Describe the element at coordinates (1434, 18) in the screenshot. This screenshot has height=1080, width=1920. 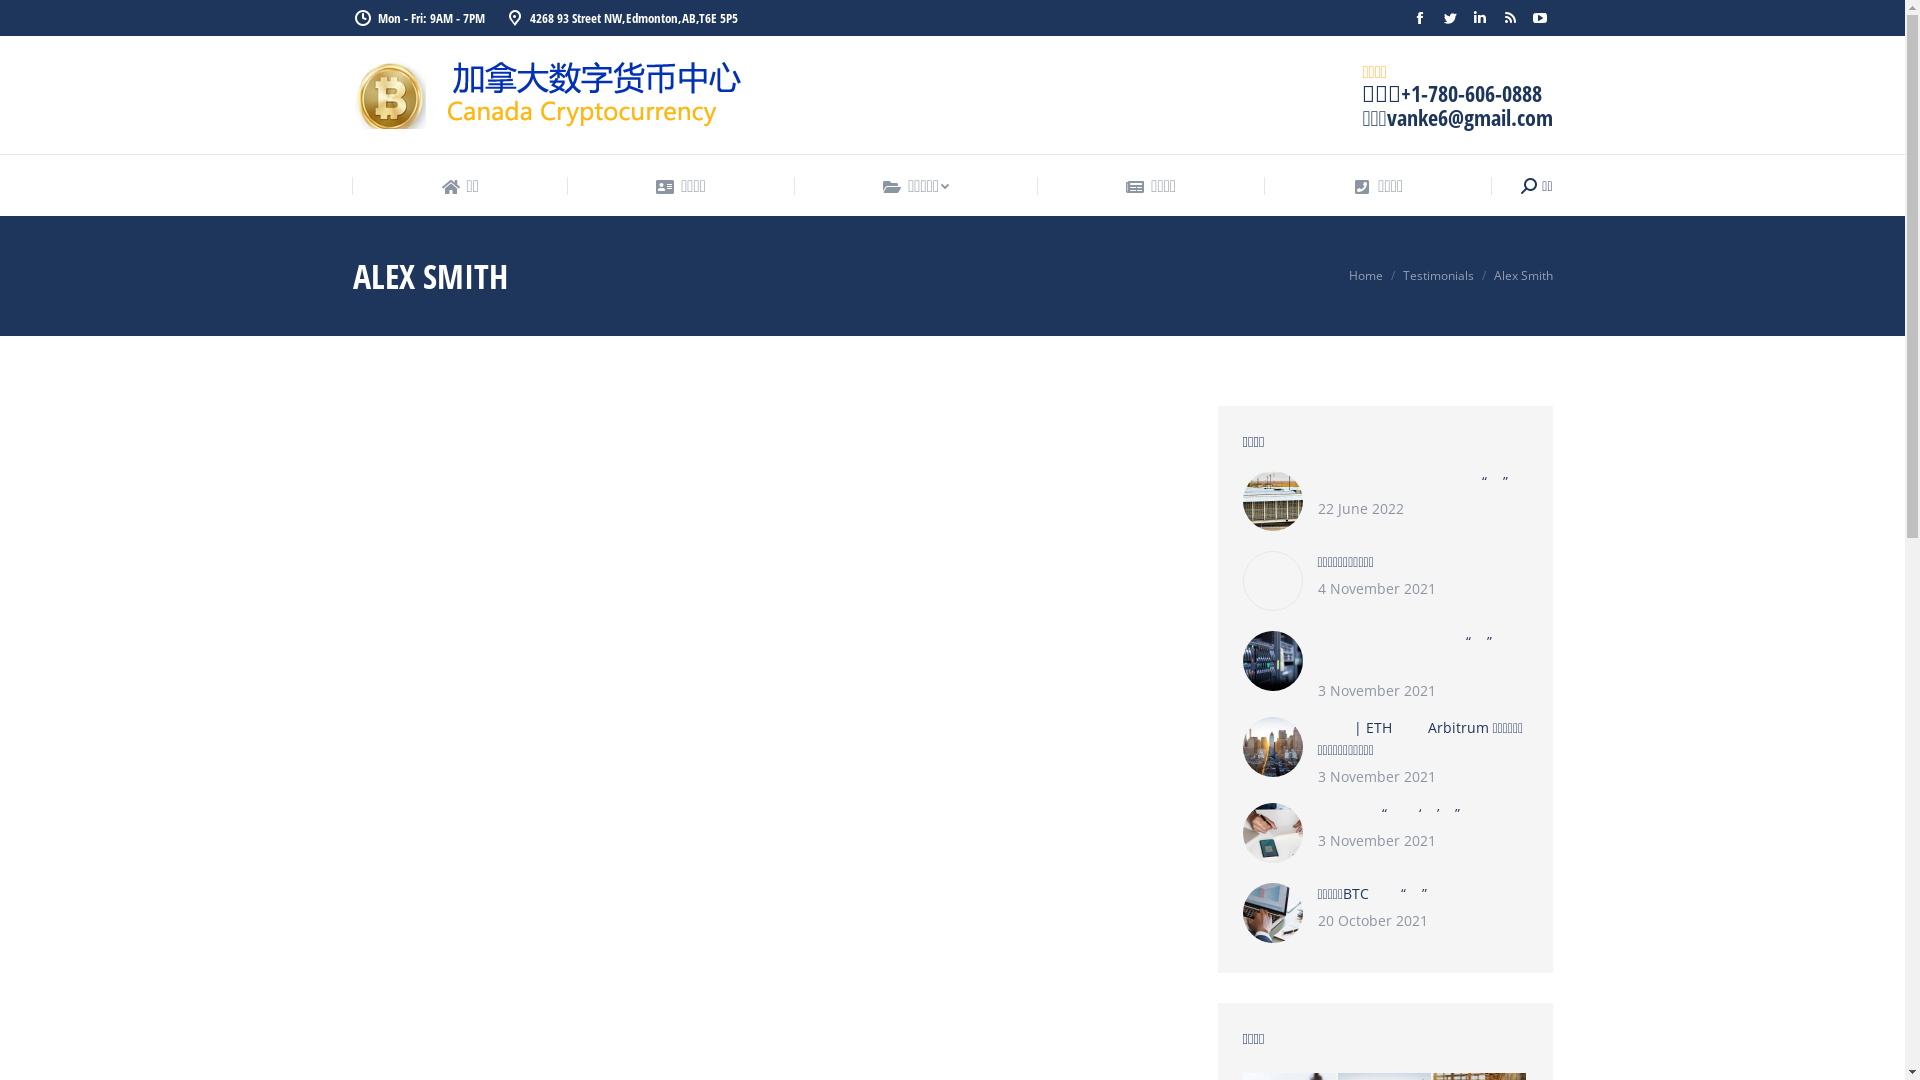
I see `'Twitter page opens in new window'` at that location.